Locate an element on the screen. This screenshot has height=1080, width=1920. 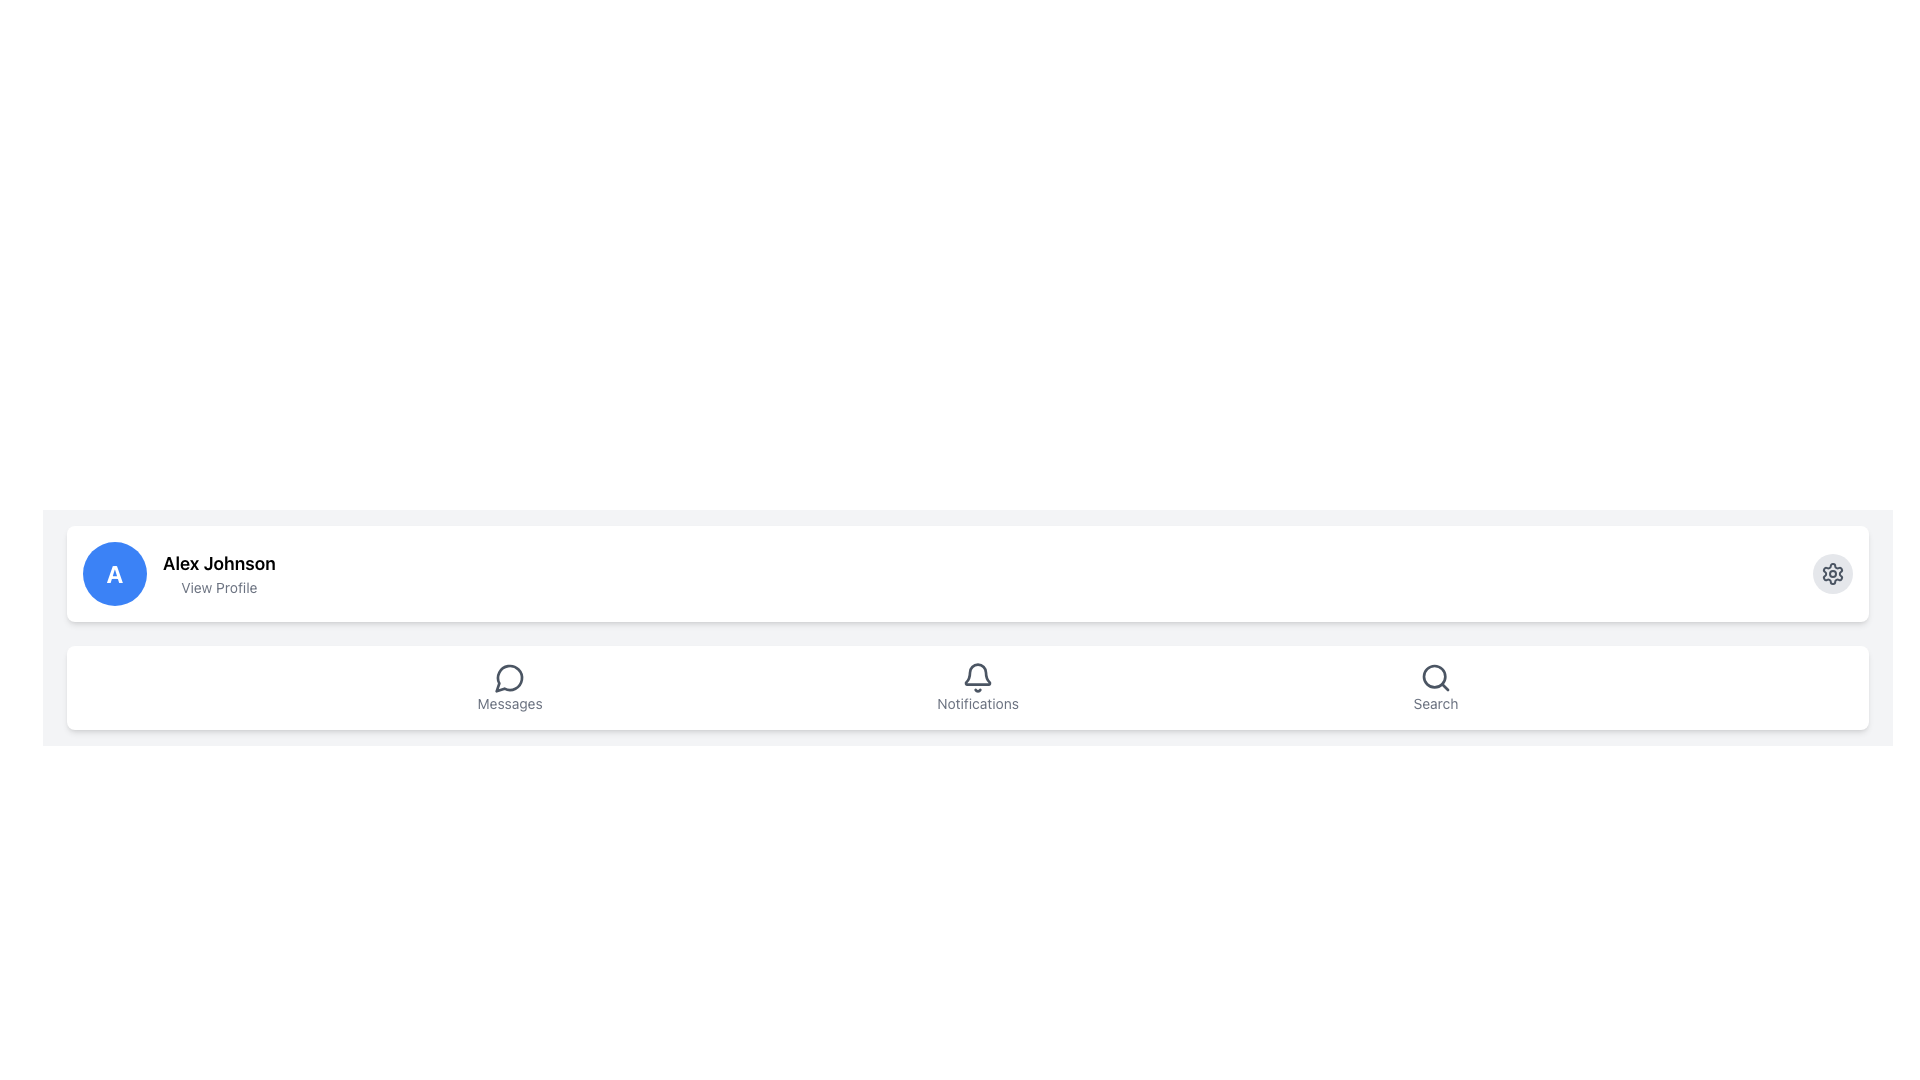
the gray gear icon button located in the top-right corner of the user interface is located at coordinates (1833, 574).